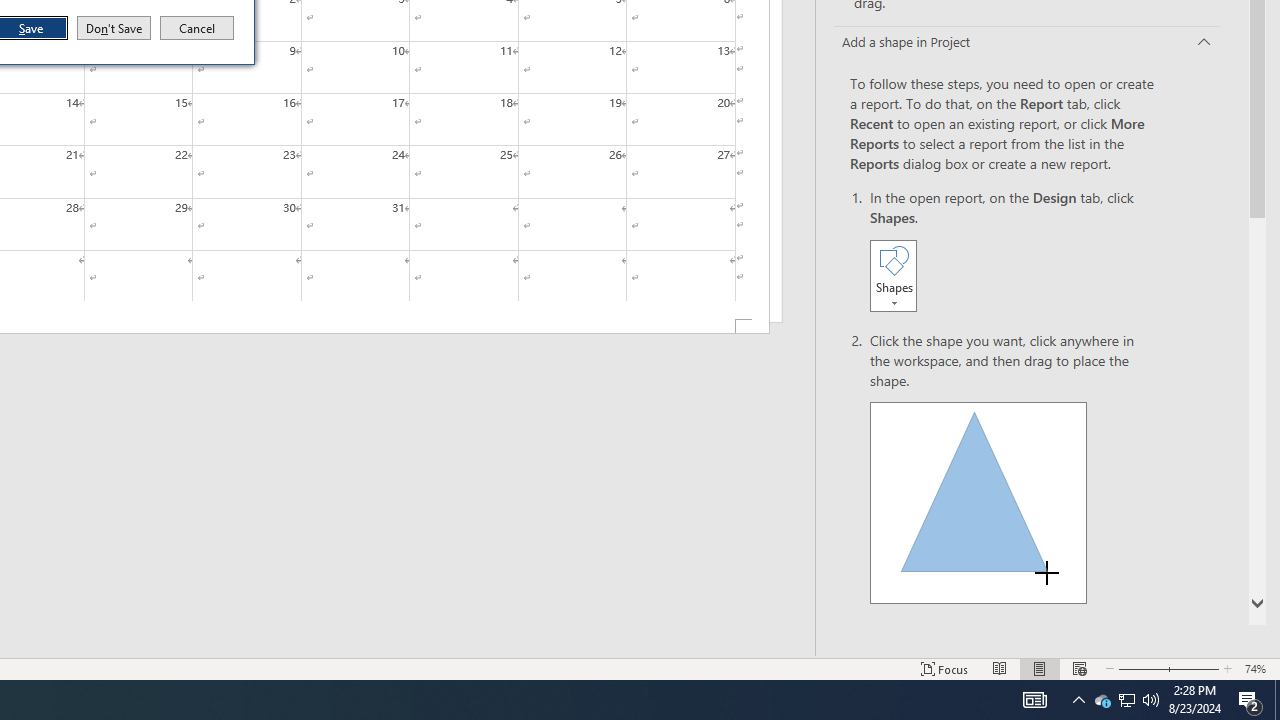 This screenshot has height=720, width=1280. Describe the element at coordinates (1027, 43) in the screenshot. I see `'Add a shape in Project'` at that location.